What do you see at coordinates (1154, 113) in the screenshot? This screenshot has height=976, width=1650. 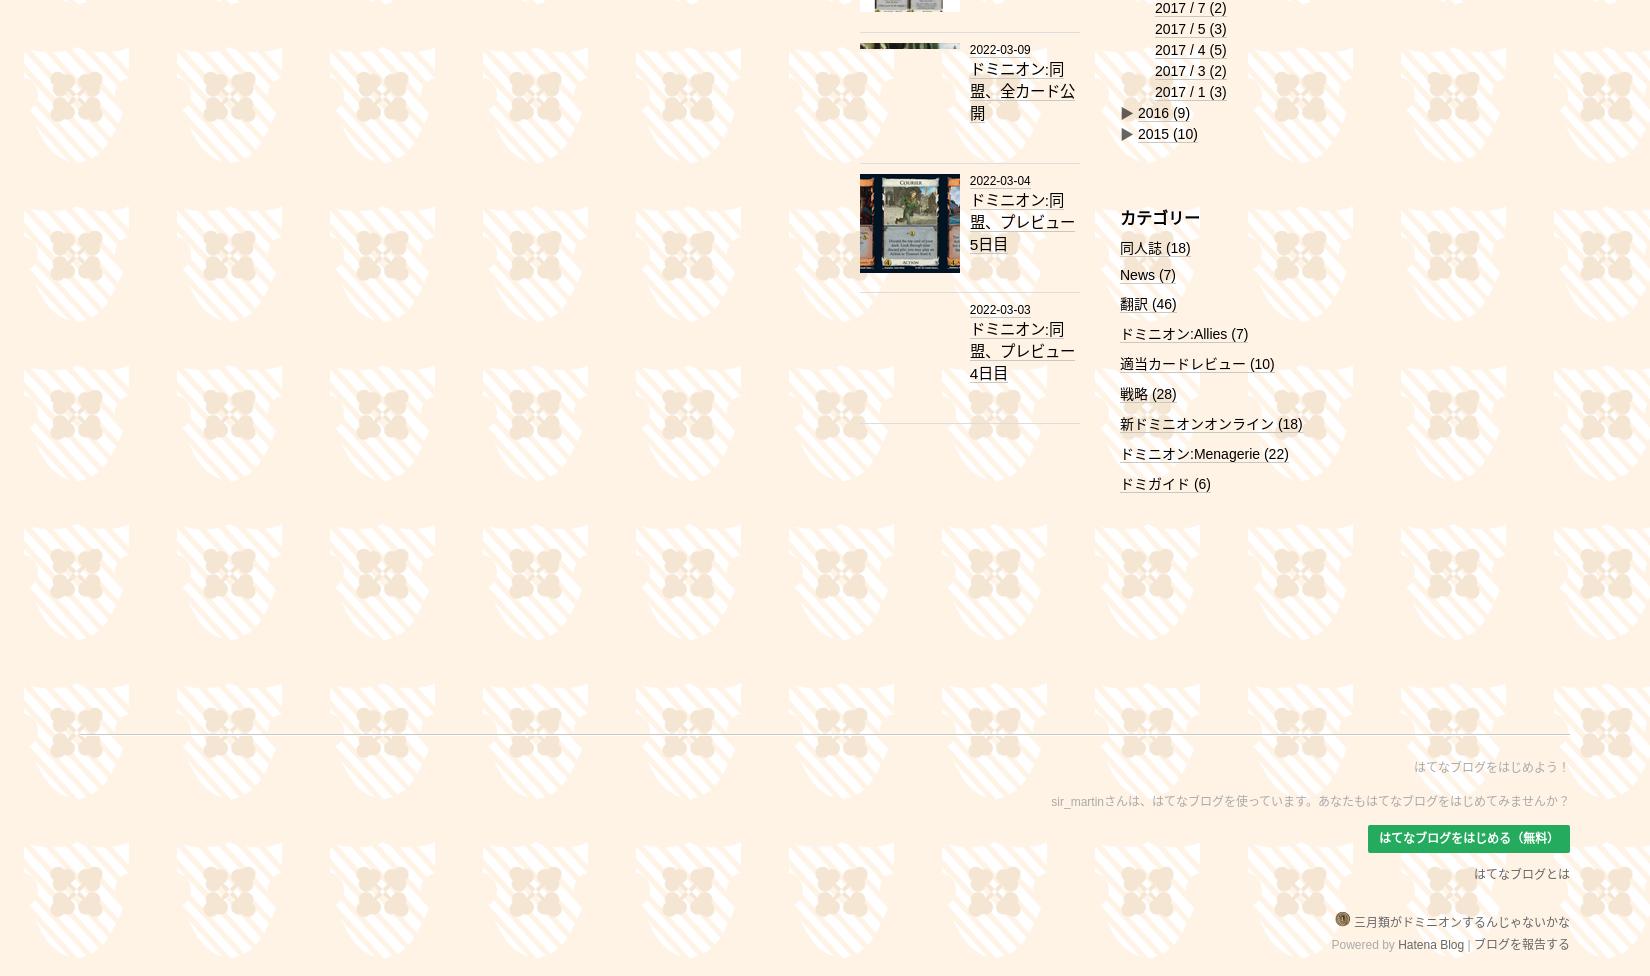 I see `'2016'` at bounding box center [1154, 113].